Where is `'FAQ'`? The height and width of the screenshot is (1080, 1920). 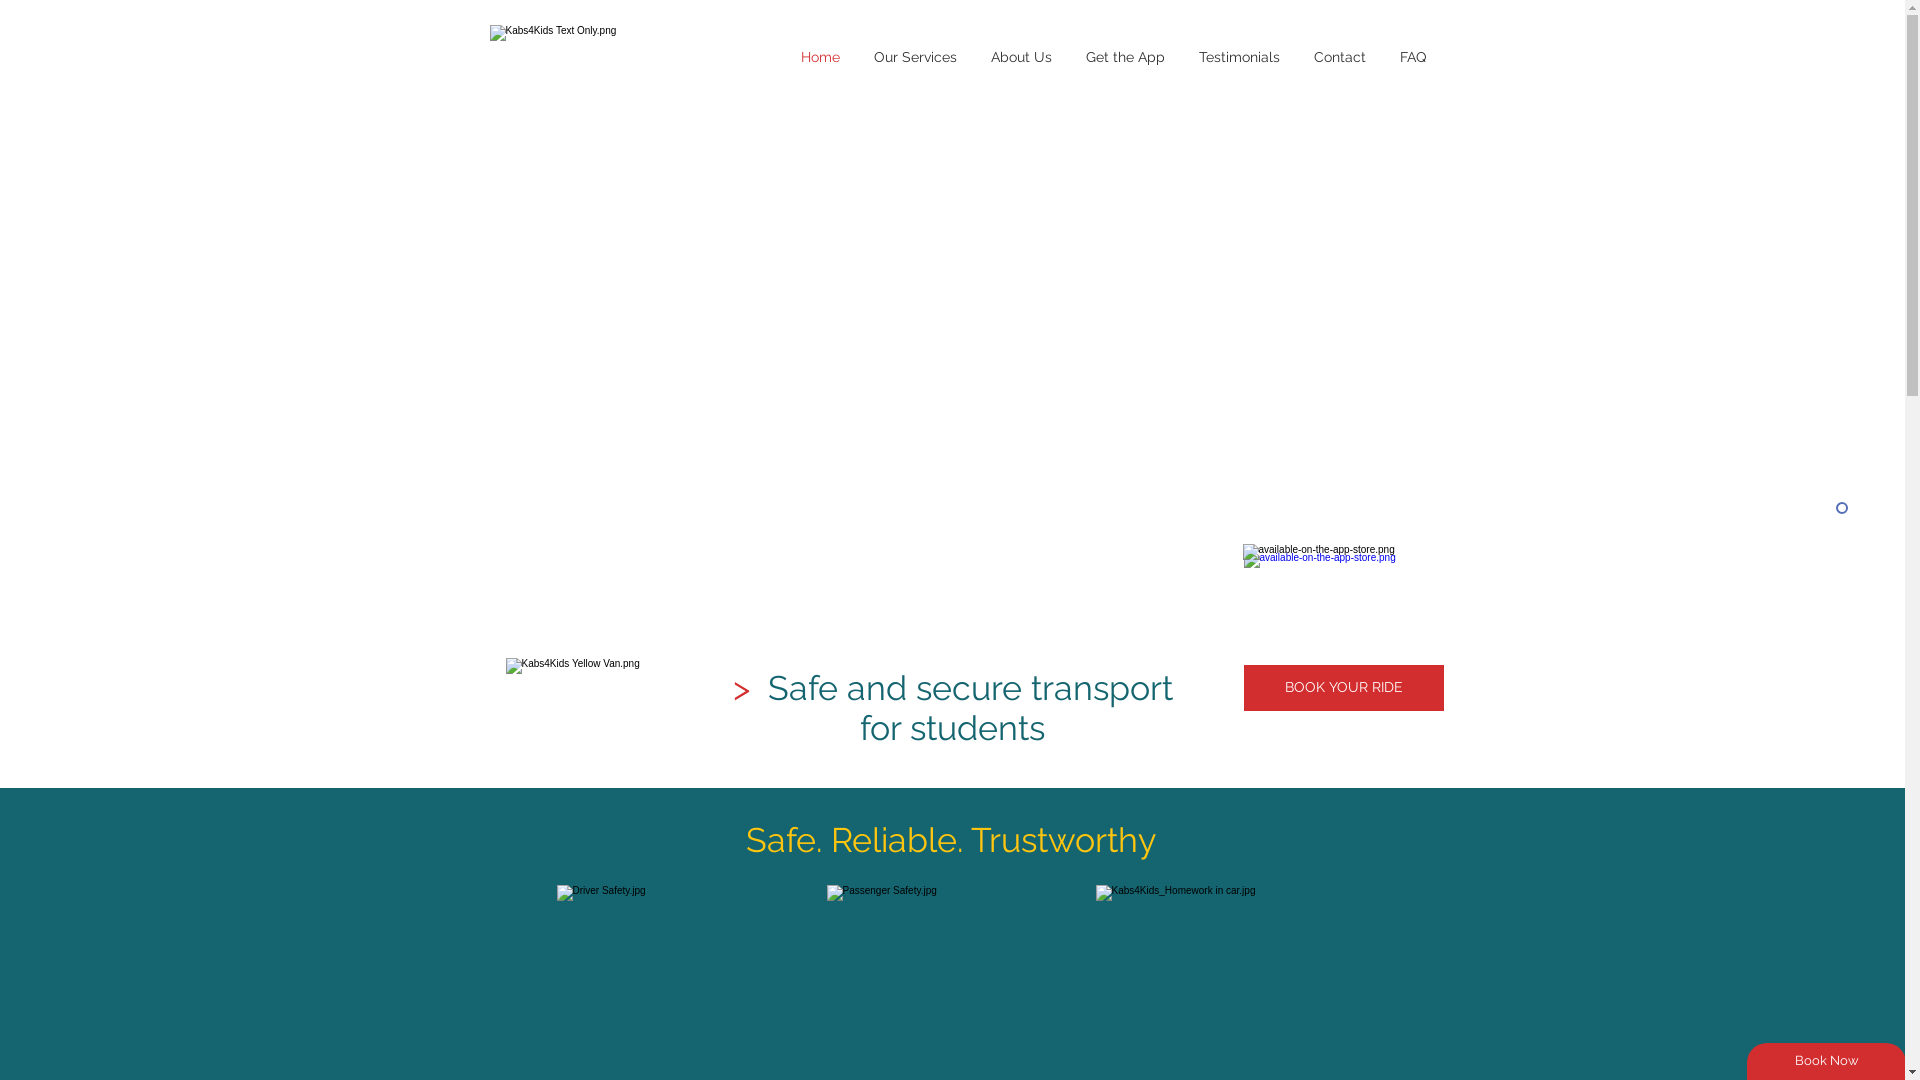 'FAQ' is located at coordinates (1410, 56).